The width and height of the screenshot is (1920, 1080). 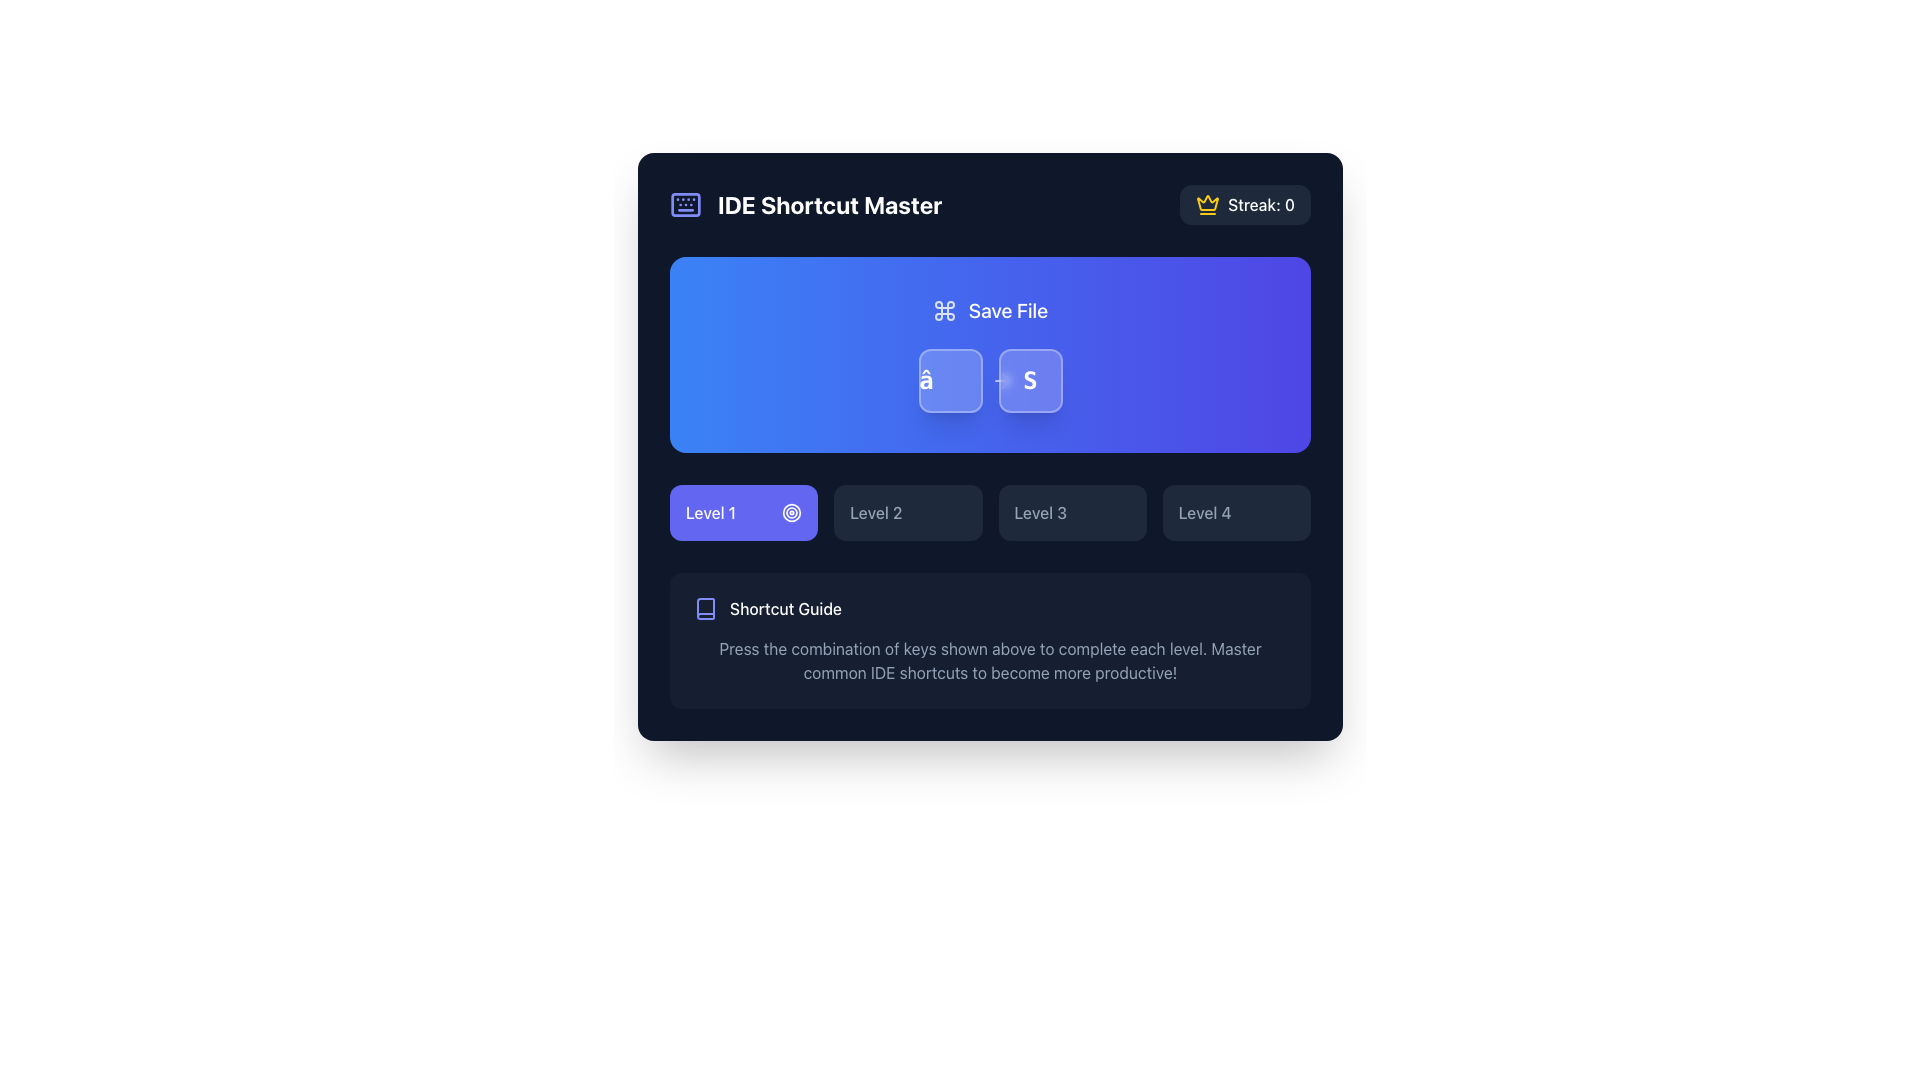 What do you see at coordinates (791, 512) in the screenshot?
I see `the circular target icon with concentric rings, outlined in white and set against a blue background` at bounding box center [791, 512].